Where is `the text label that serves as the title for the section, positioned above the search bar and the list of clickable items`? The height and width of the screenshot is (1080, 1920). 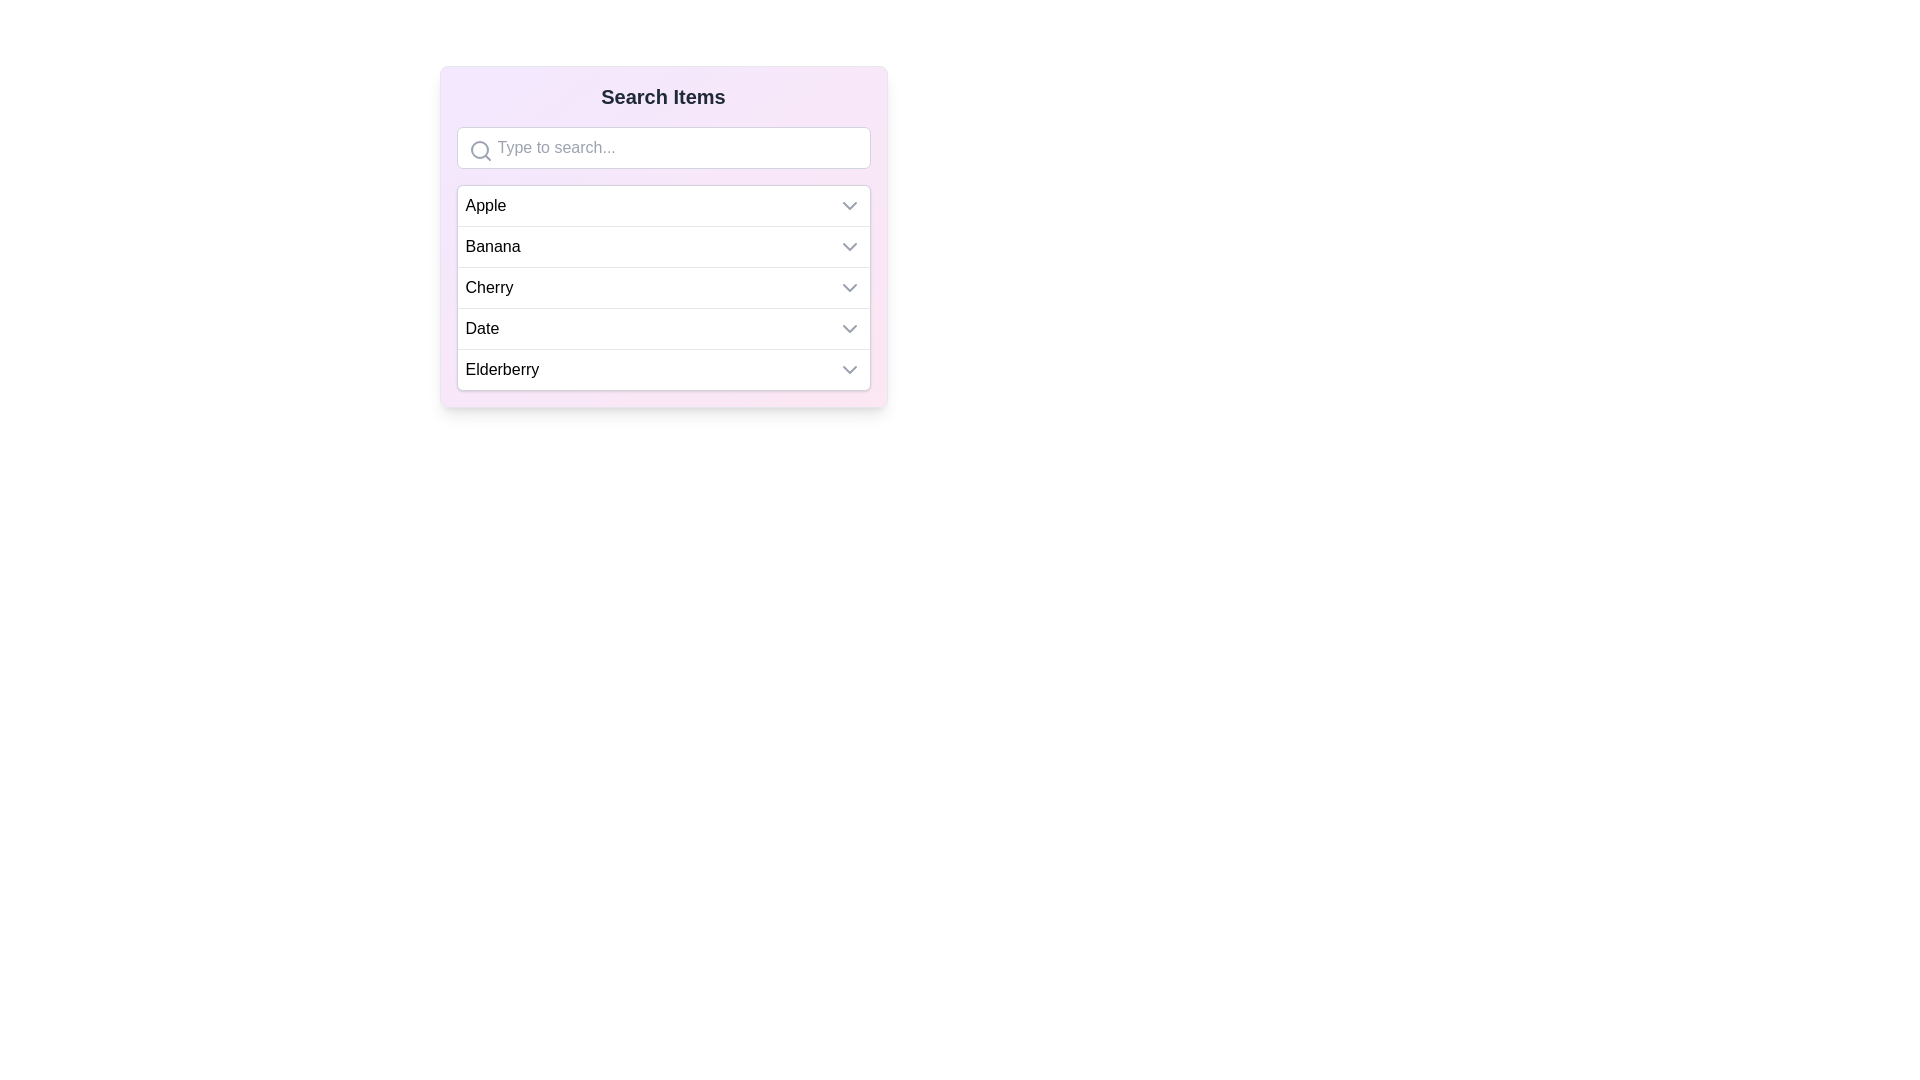 the text label that serves as the title for the section, positioned above the search bar and the list of clickable items is located at coordinates (663, 96).